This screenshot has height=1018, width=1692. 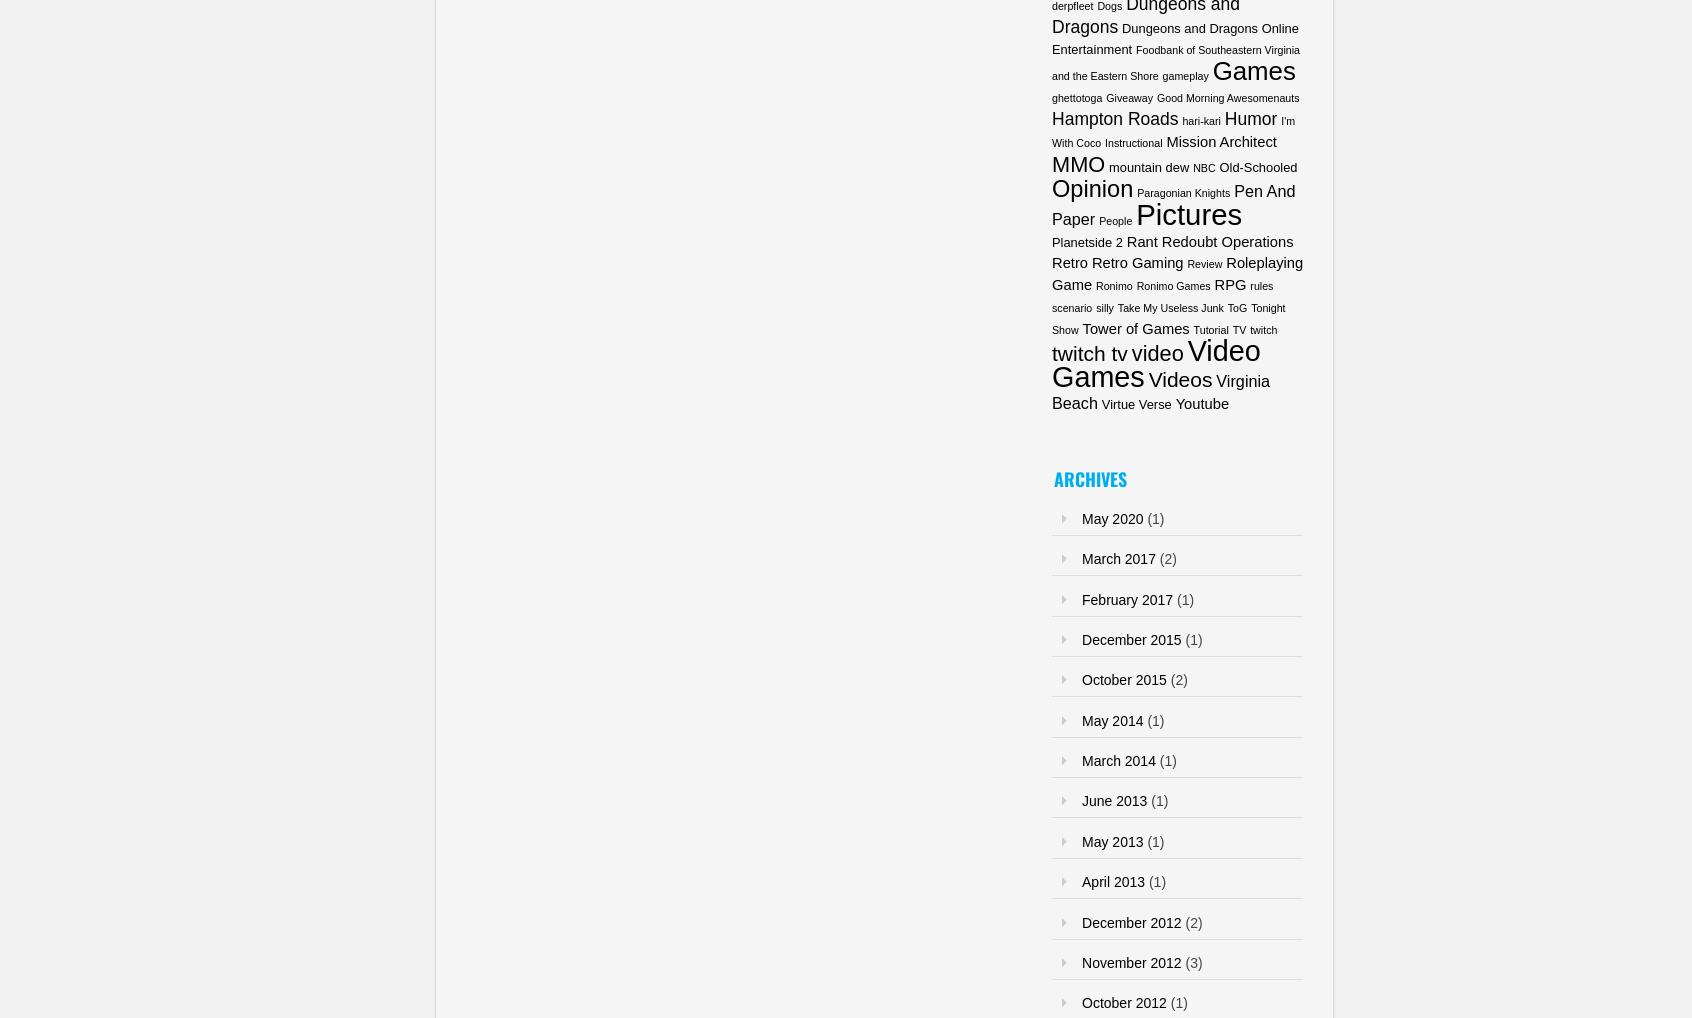 What do you see at coordinates (1187, 212) in the screenshot?
I see `'Pictures'` at bounding box center [1187, 212].